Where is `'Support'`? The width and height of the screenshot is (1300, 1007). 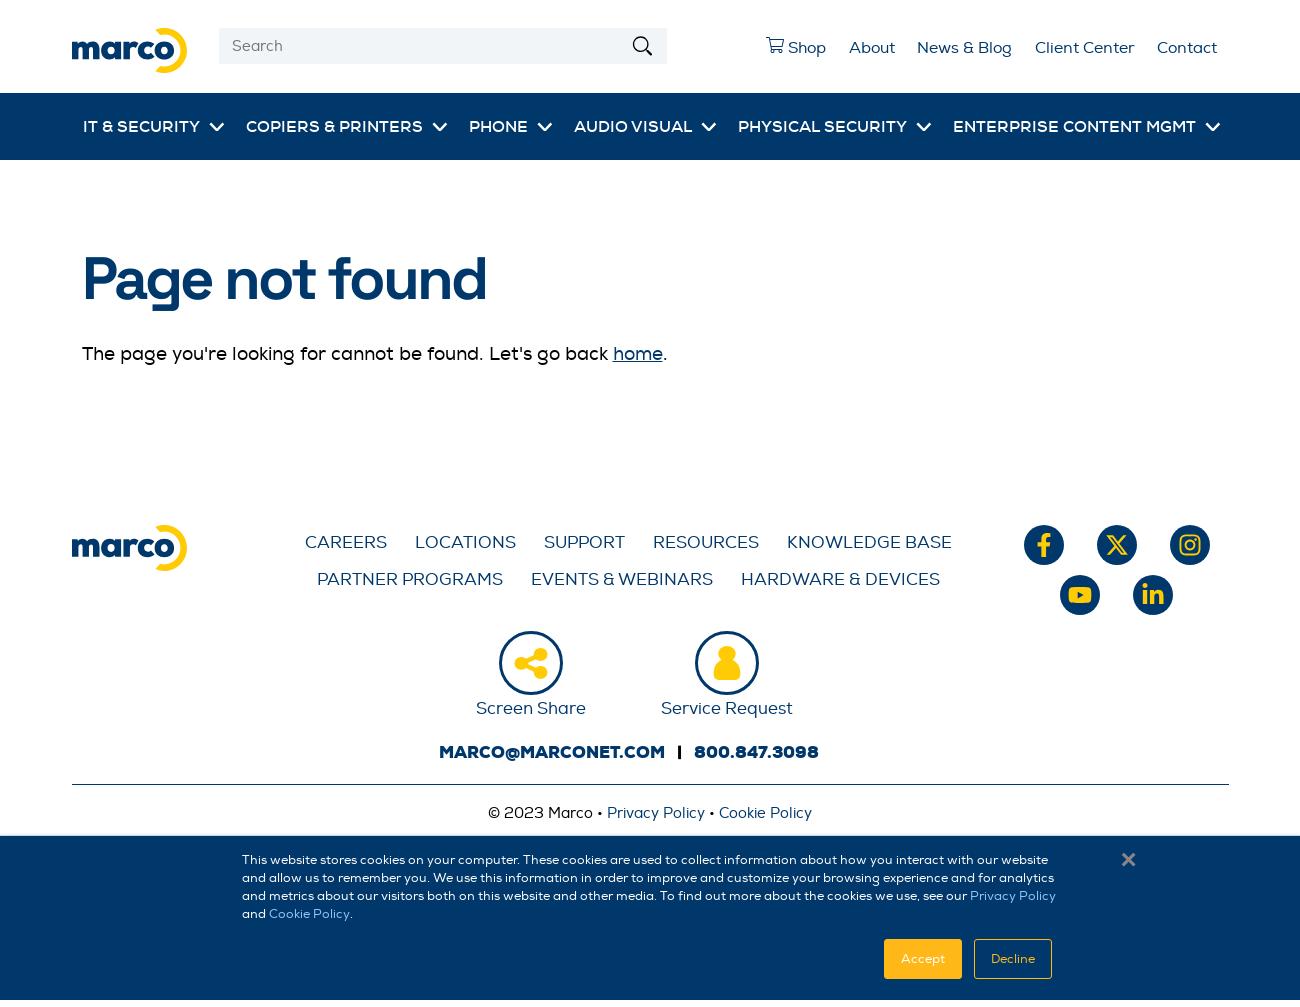 'Support' is located at coordinates (543, 541).